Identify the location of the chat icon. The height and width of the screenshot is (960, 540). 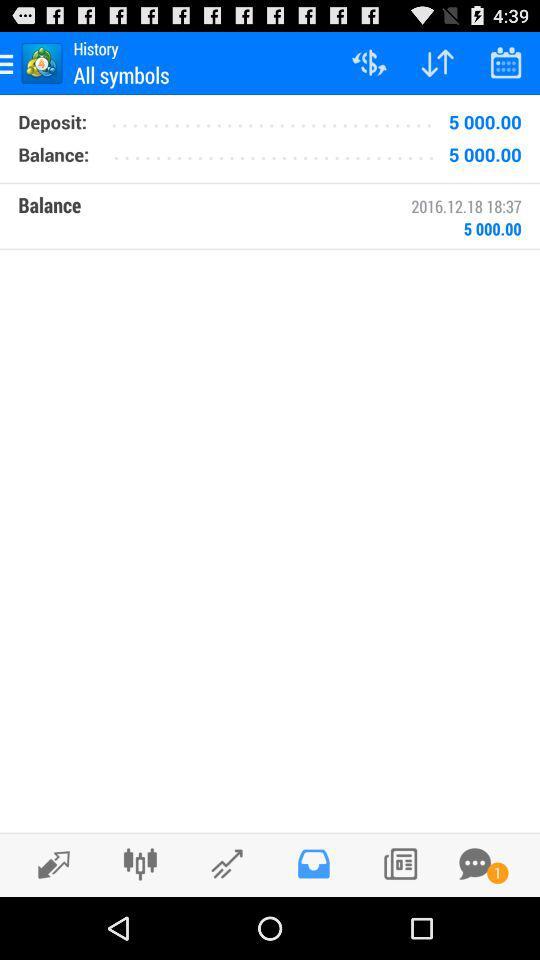
(474, 924).